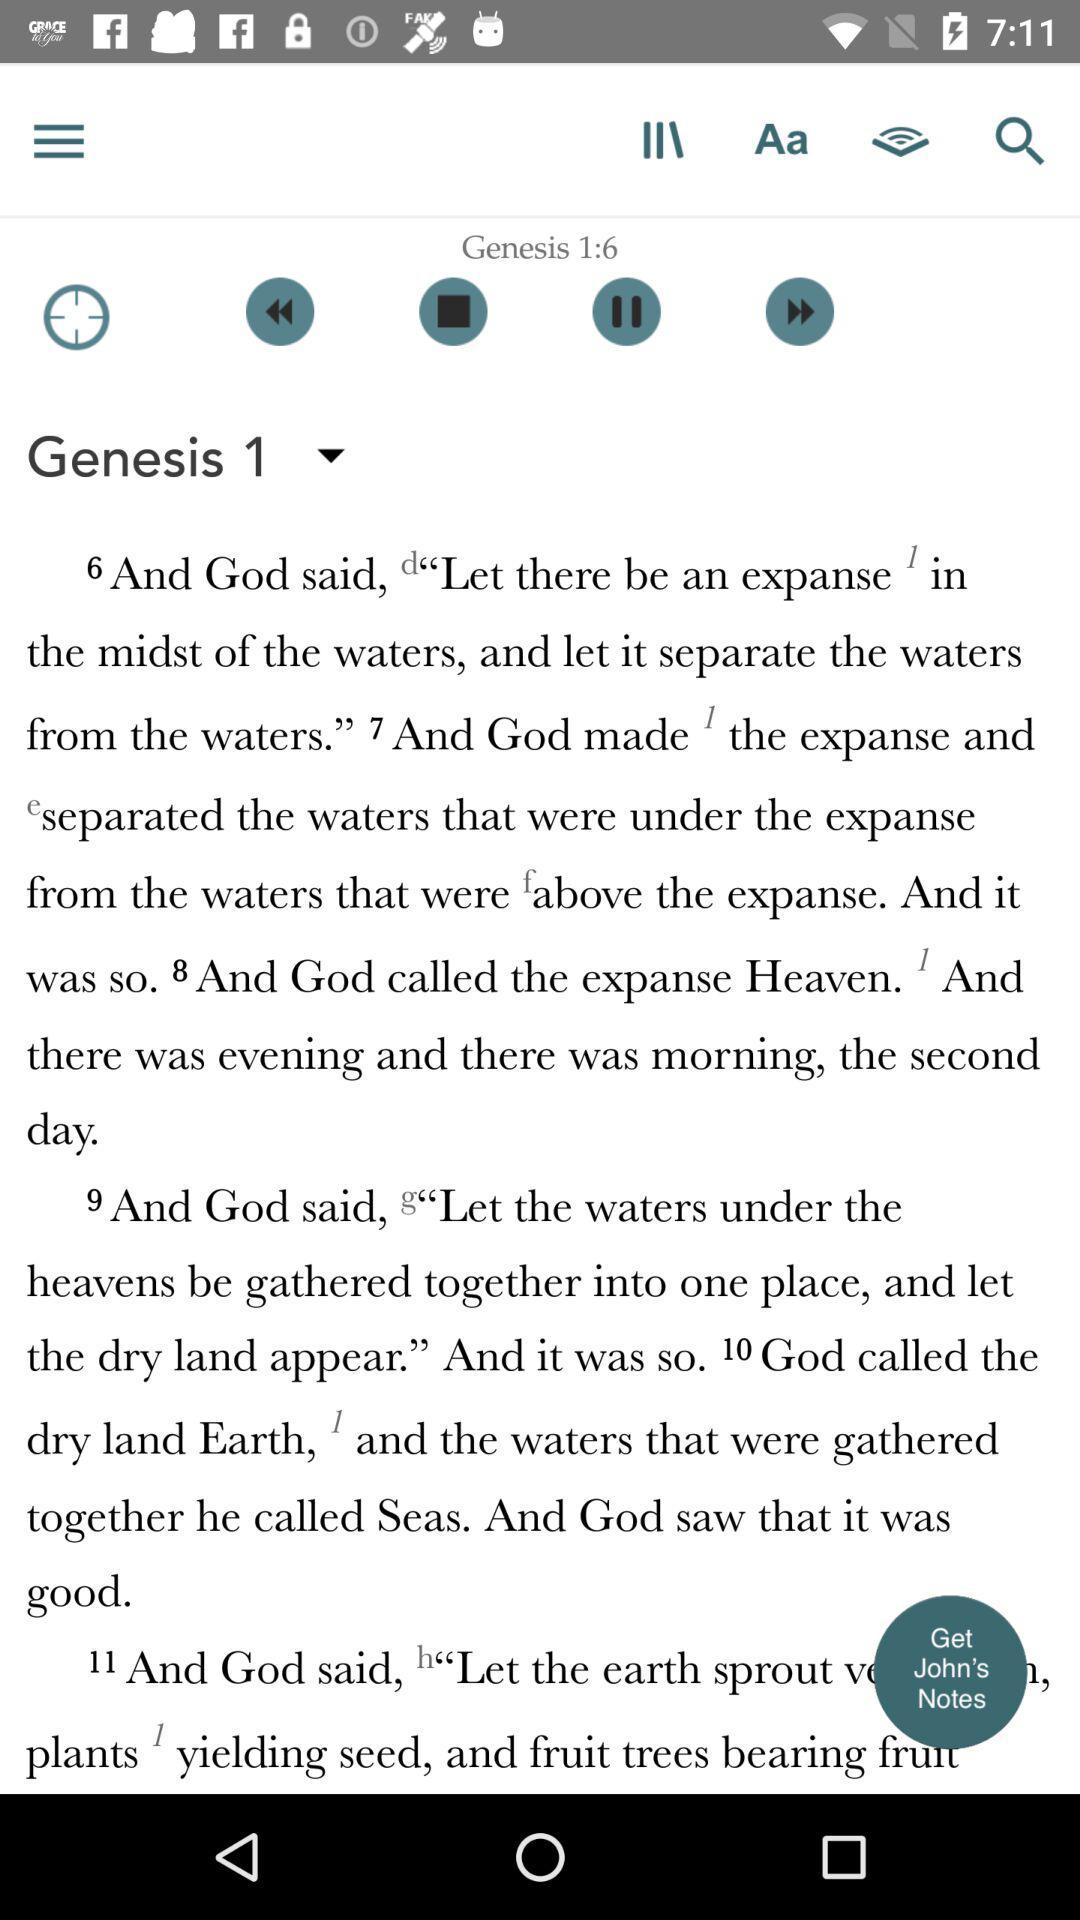  Describe the element at coordinates (280, 310) in the screenshot. I see `rewind` at that location.